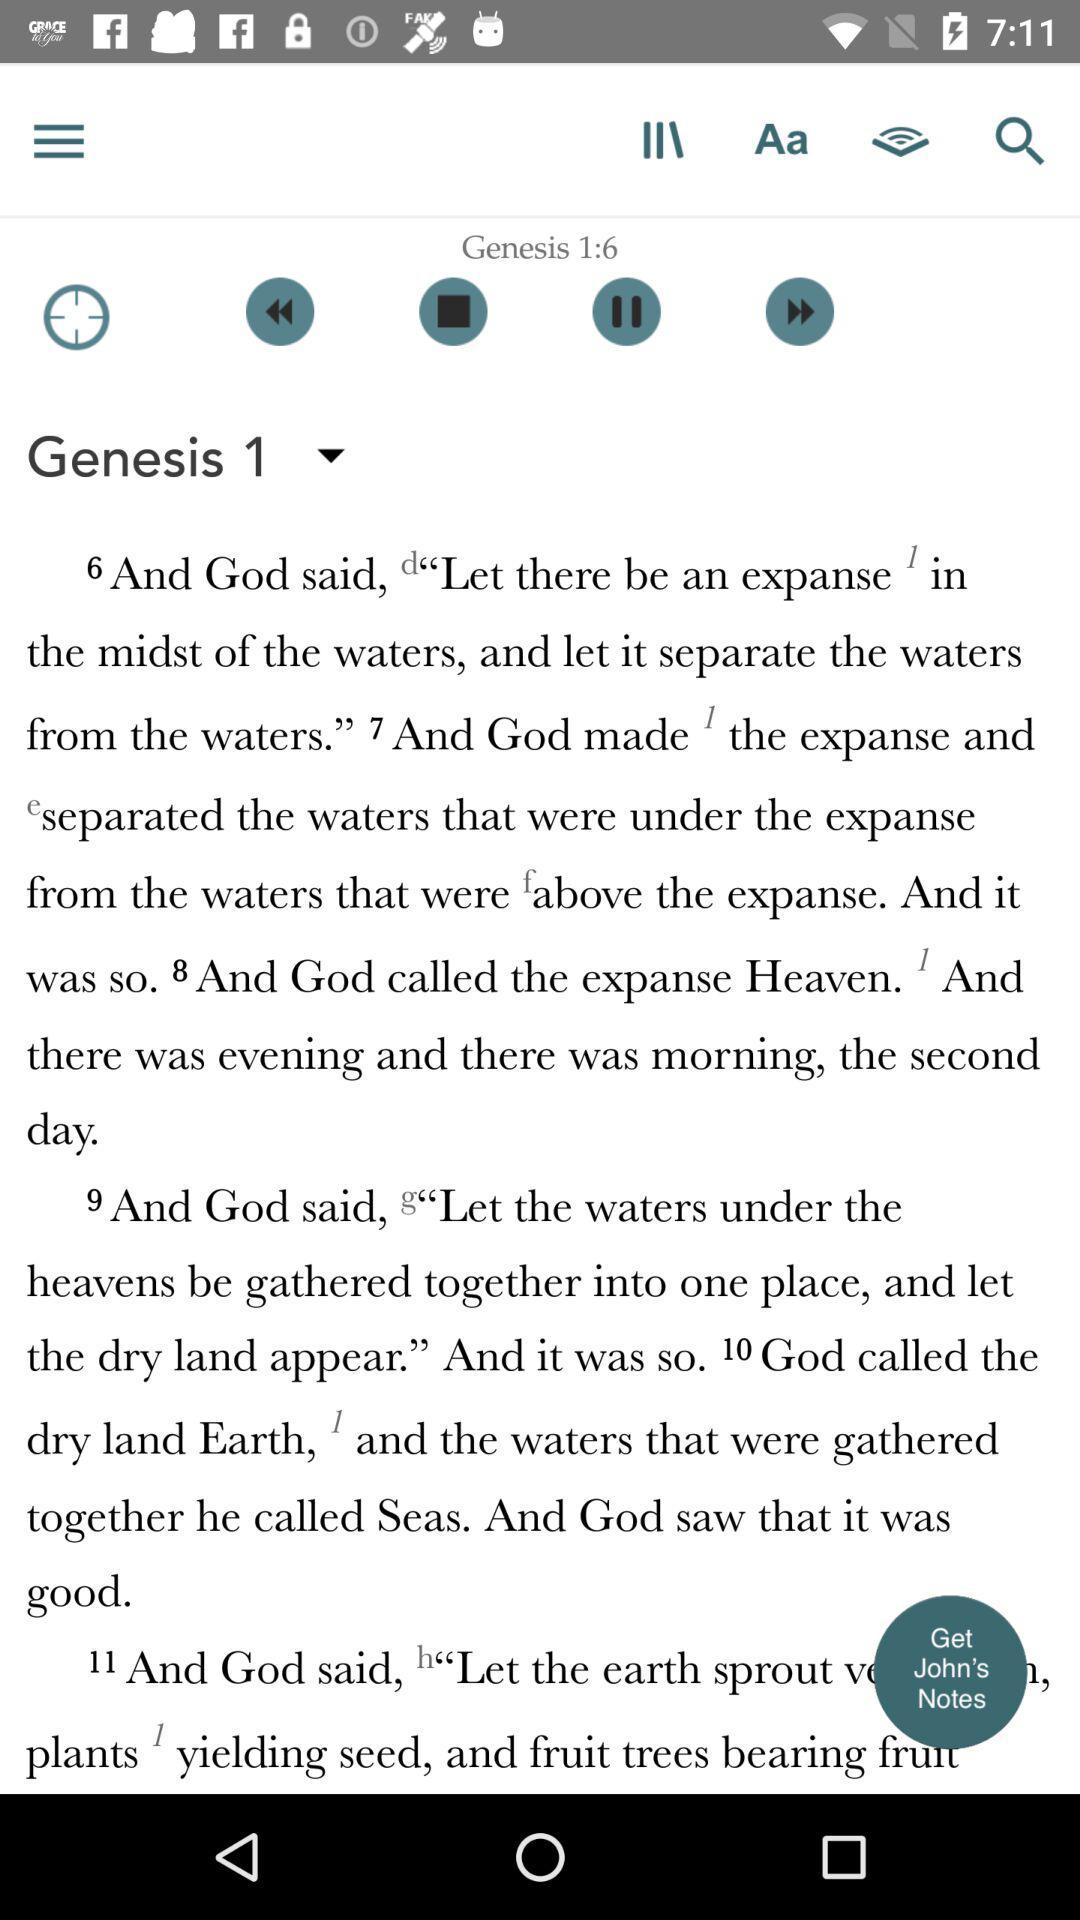  Describe the element at coordinates (280, 310) in the screenshot. I see `rewind` at that location.